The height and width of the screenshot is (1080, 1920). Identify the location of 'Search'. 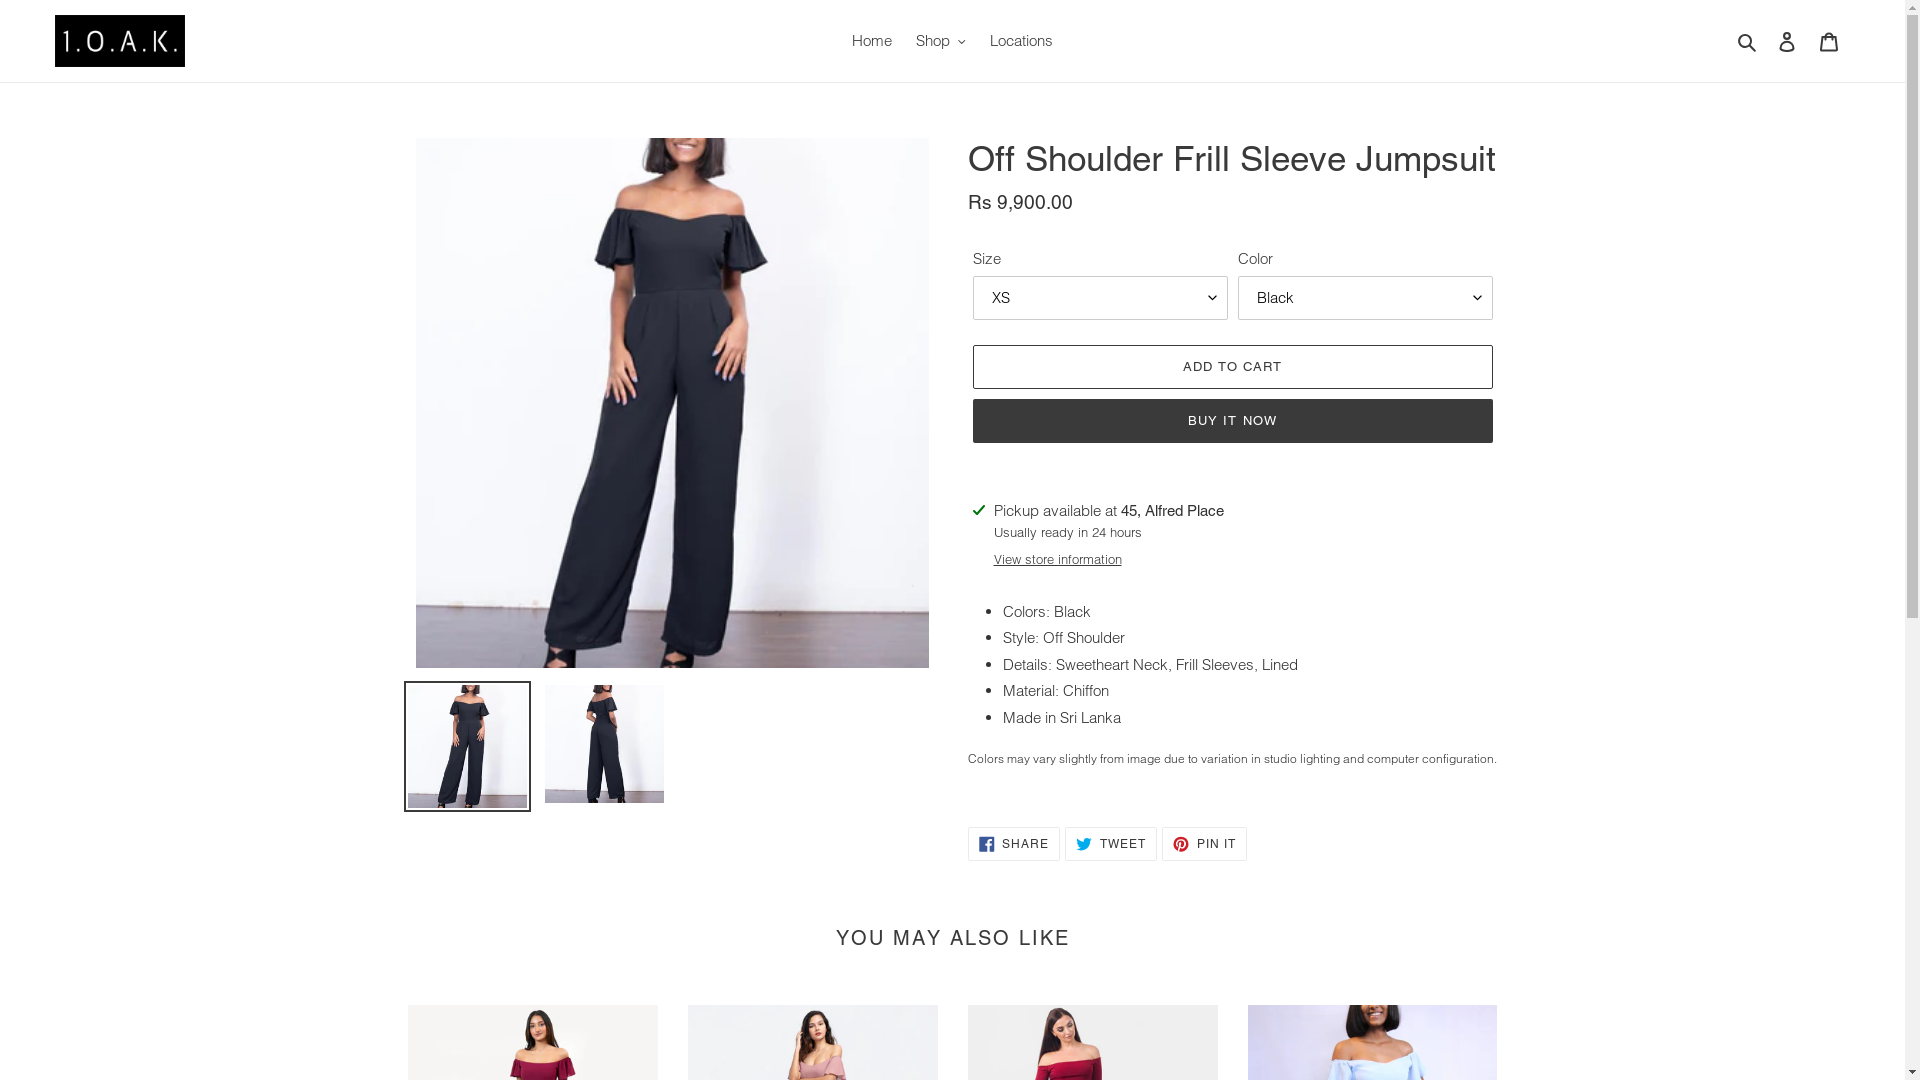
(1747, 41).